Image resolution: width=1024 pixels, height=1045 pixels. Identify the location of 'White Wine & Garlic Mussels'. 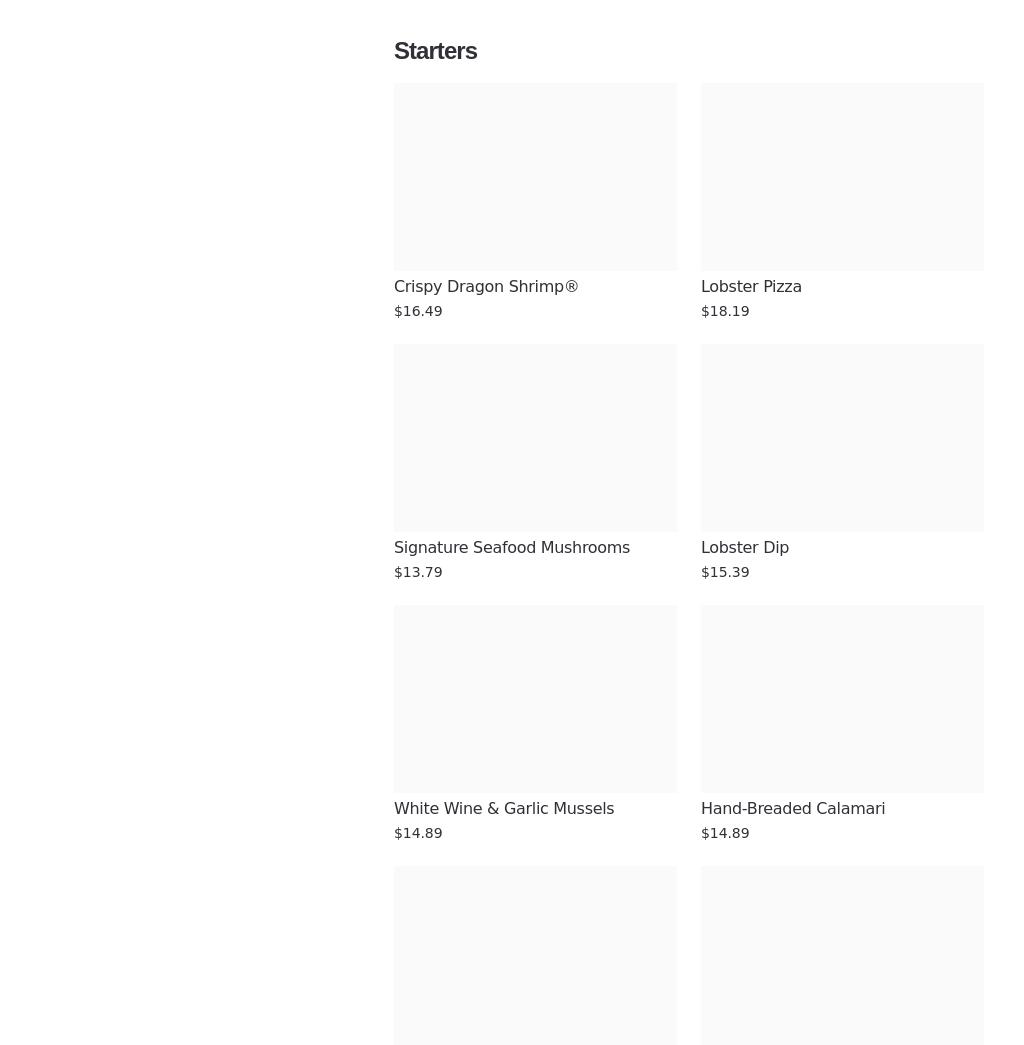
(503, 808).